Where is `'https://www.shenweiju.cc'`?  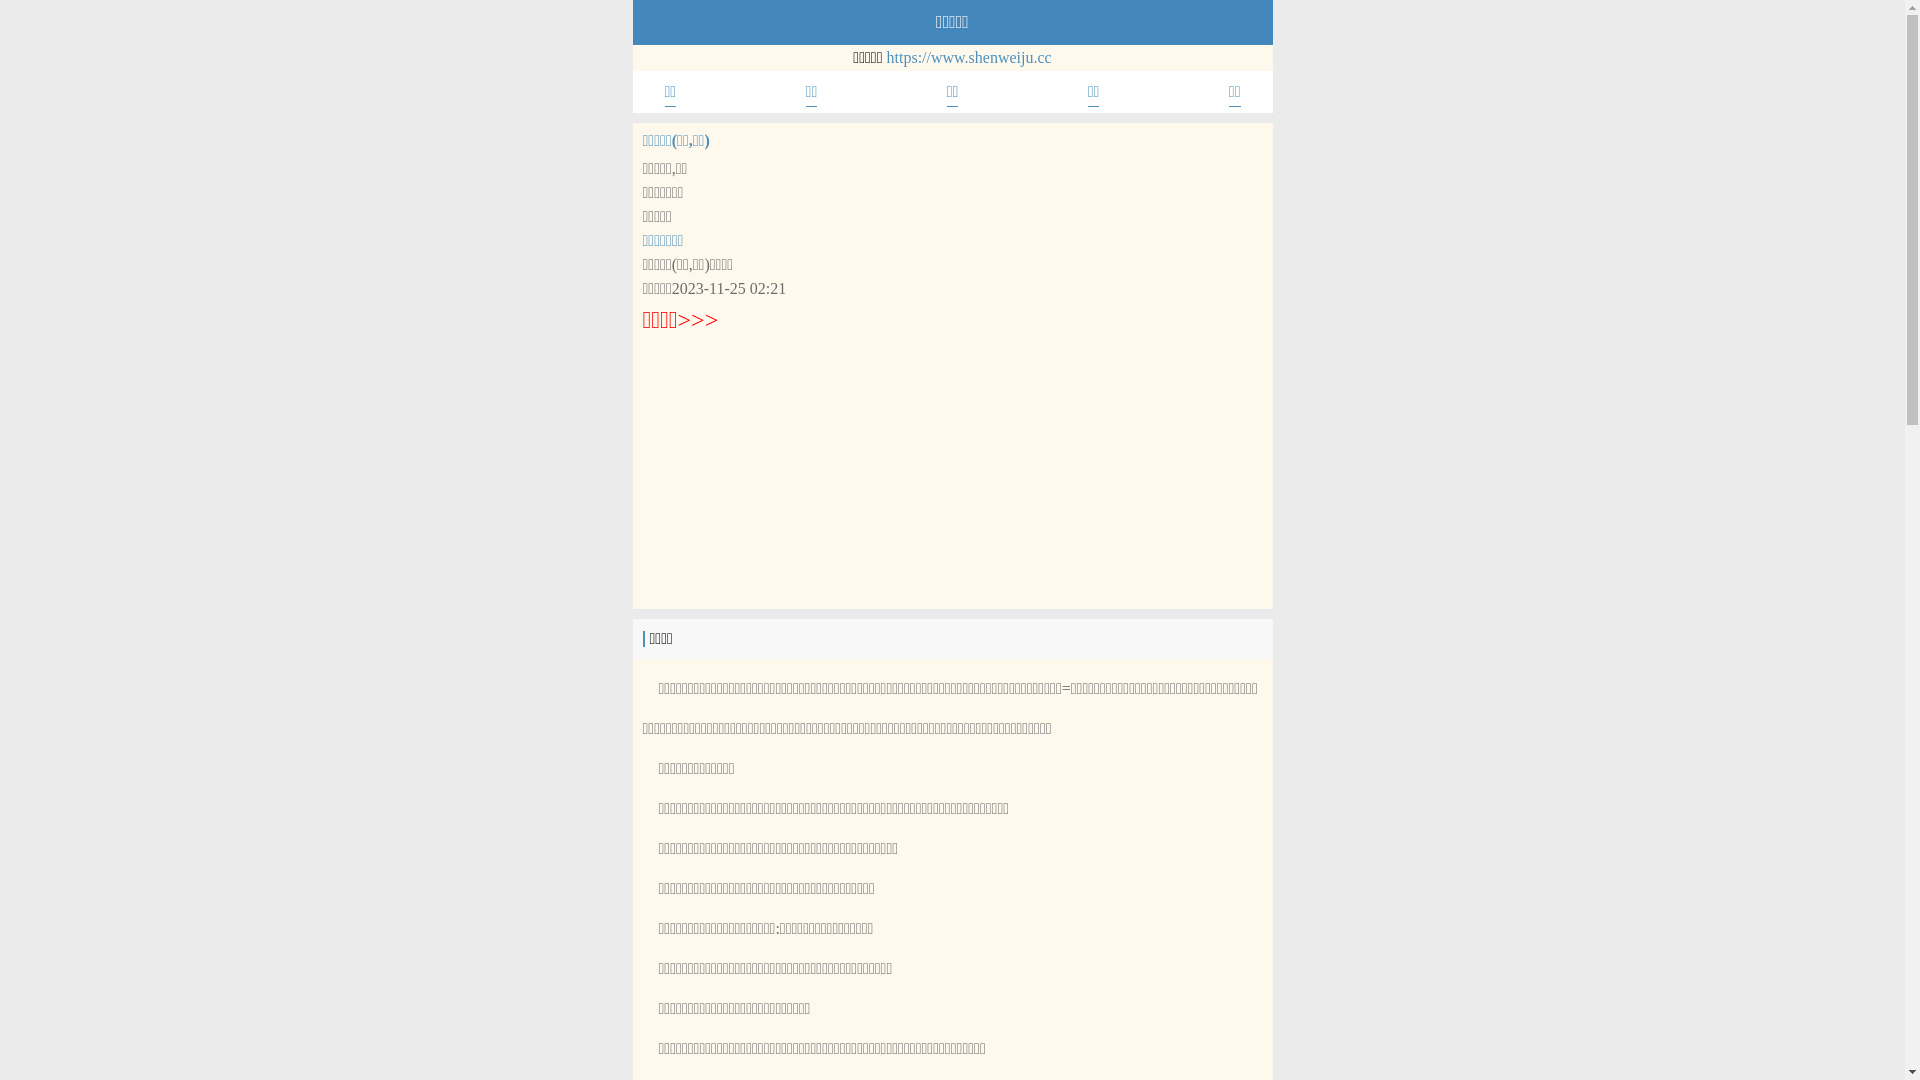
'https://www.shenweiju.cc' is located at coordinates (969, 56).